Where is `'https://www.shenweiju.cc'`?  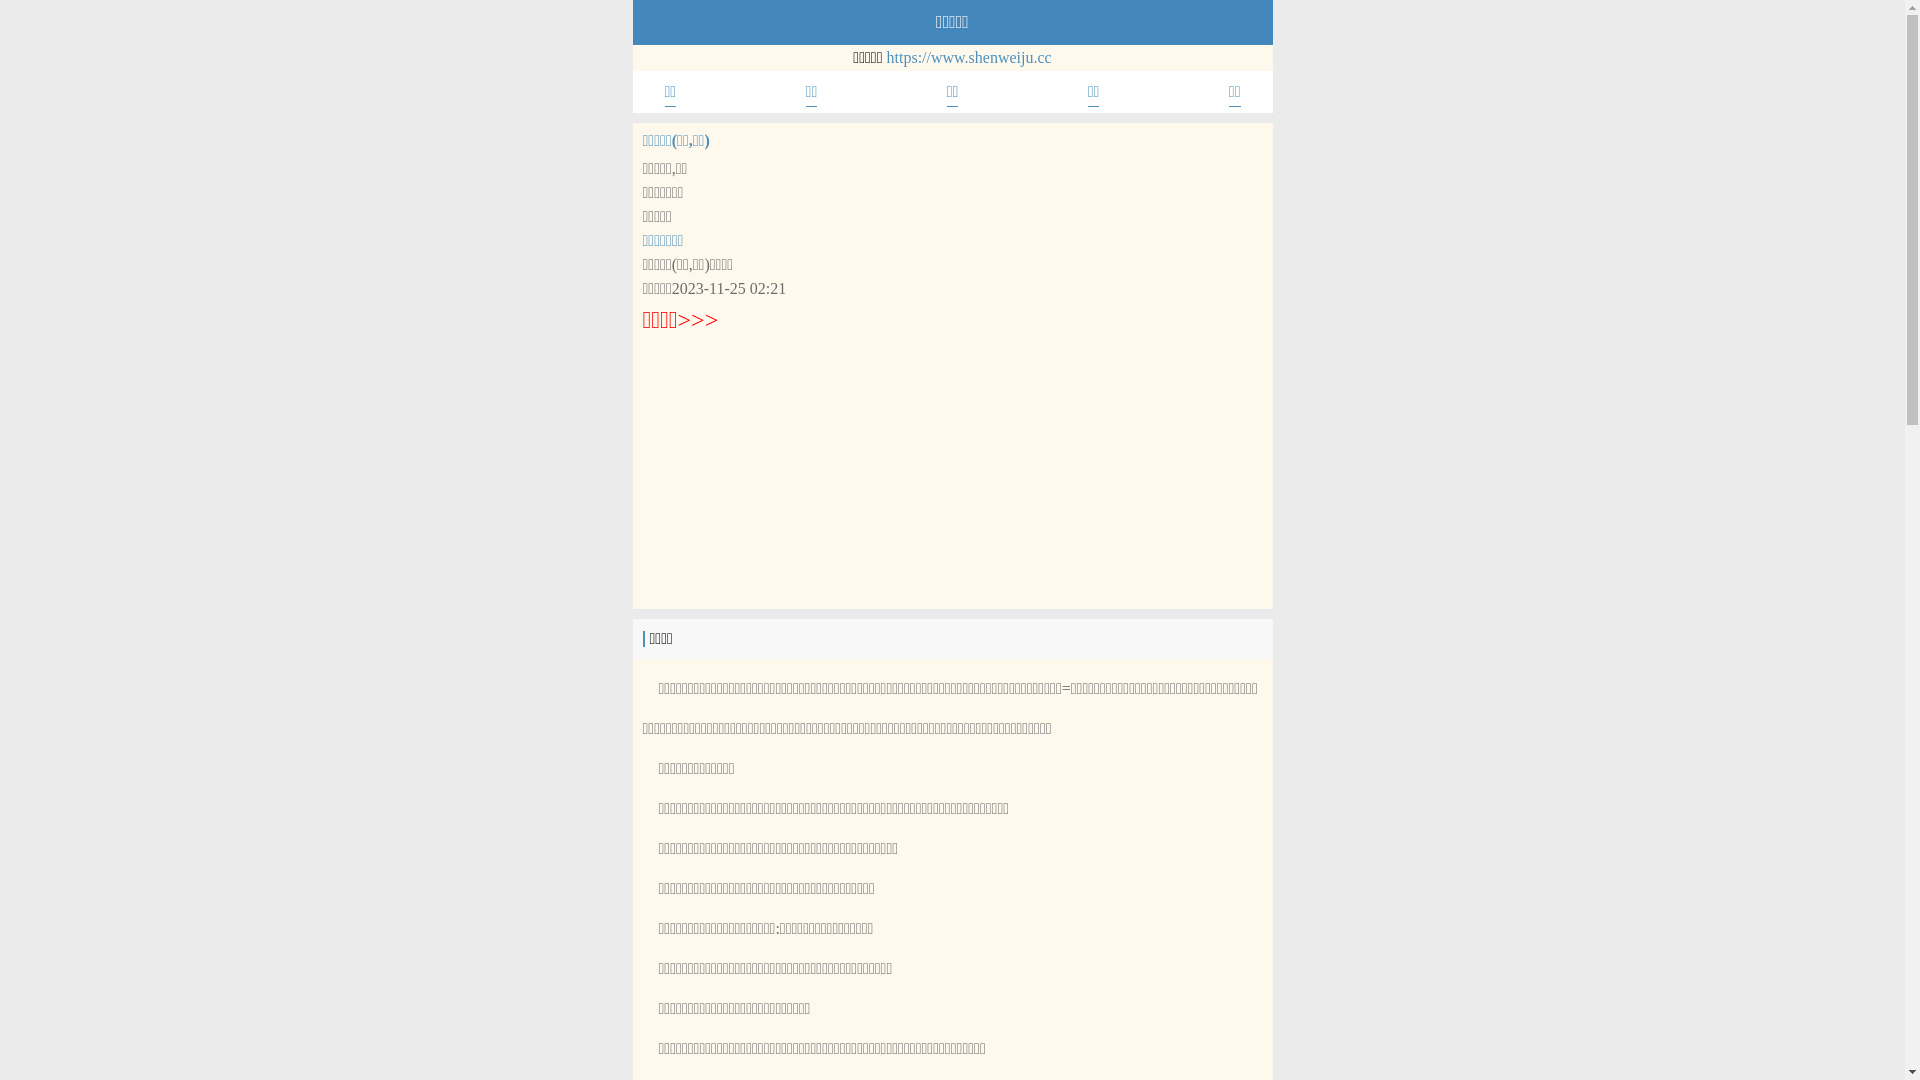
'https://www.shenweiju.cc' is located at coordinates (969, 56).